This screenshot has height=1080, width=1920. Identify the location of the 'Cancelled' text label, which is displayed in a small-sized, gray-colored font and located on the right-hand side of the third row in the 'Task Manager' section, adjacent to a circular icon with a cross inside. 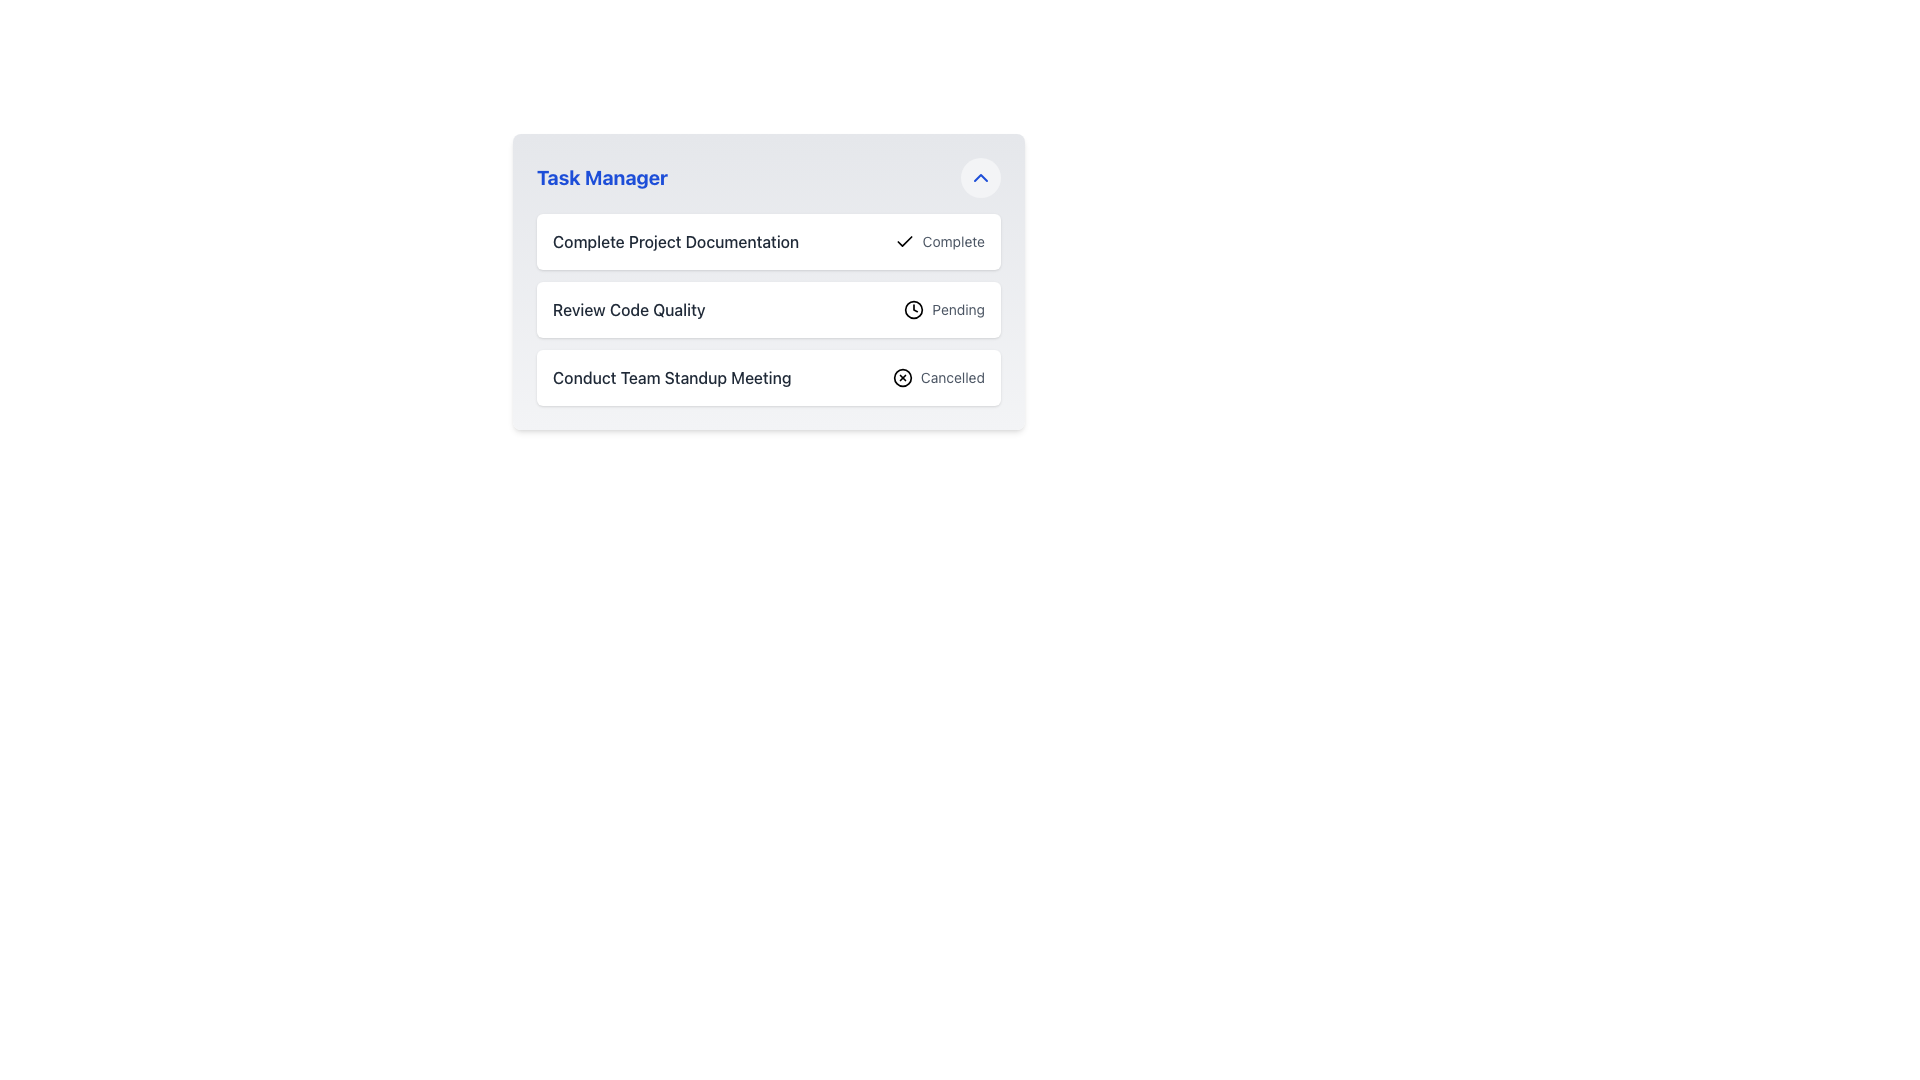
(951, 378).